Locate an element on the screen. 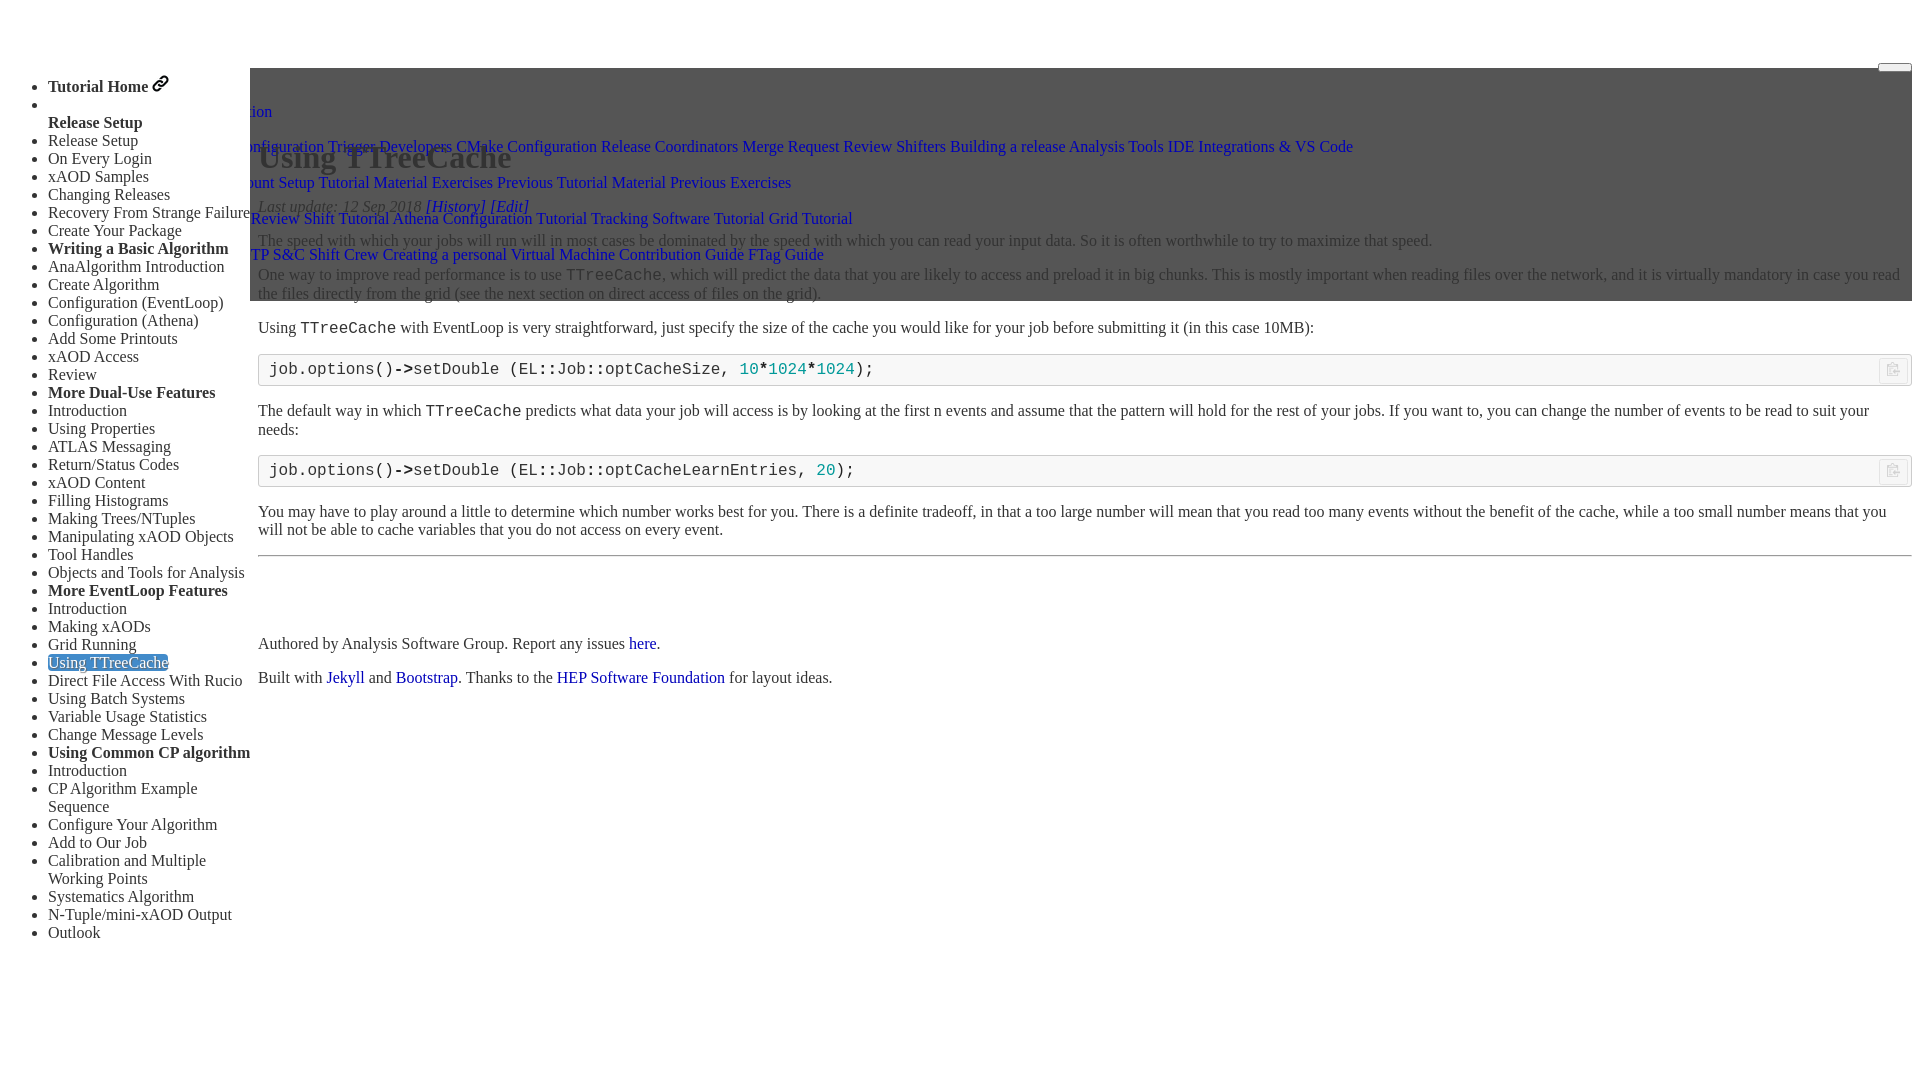 Image resolution: width=1920 pixels, height=1080 pixels. 'Using TTreeCache' is located at coordinates (106, 662).